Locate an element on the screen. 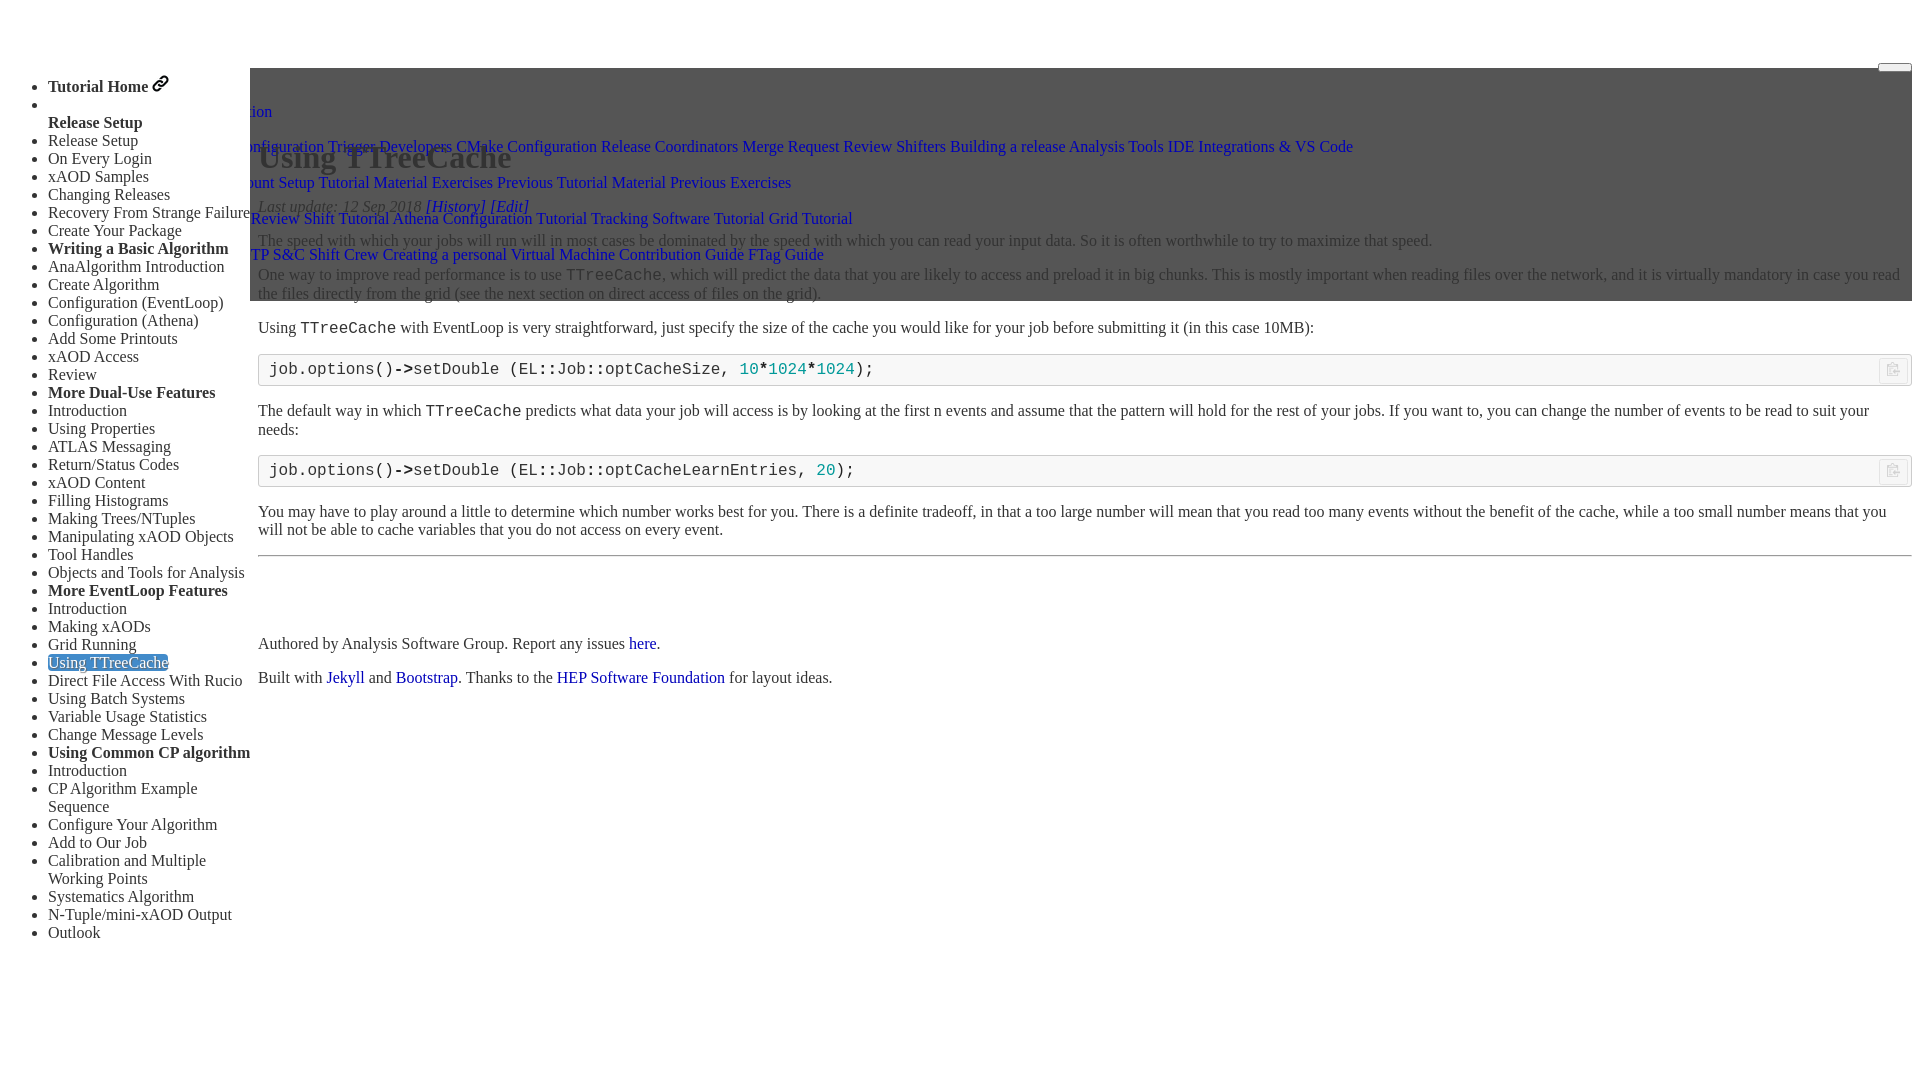 Image resolution: width=1920 pixels, height=1080 pixels. 'Using TTreeCache' is located at coordinates (106, 662).